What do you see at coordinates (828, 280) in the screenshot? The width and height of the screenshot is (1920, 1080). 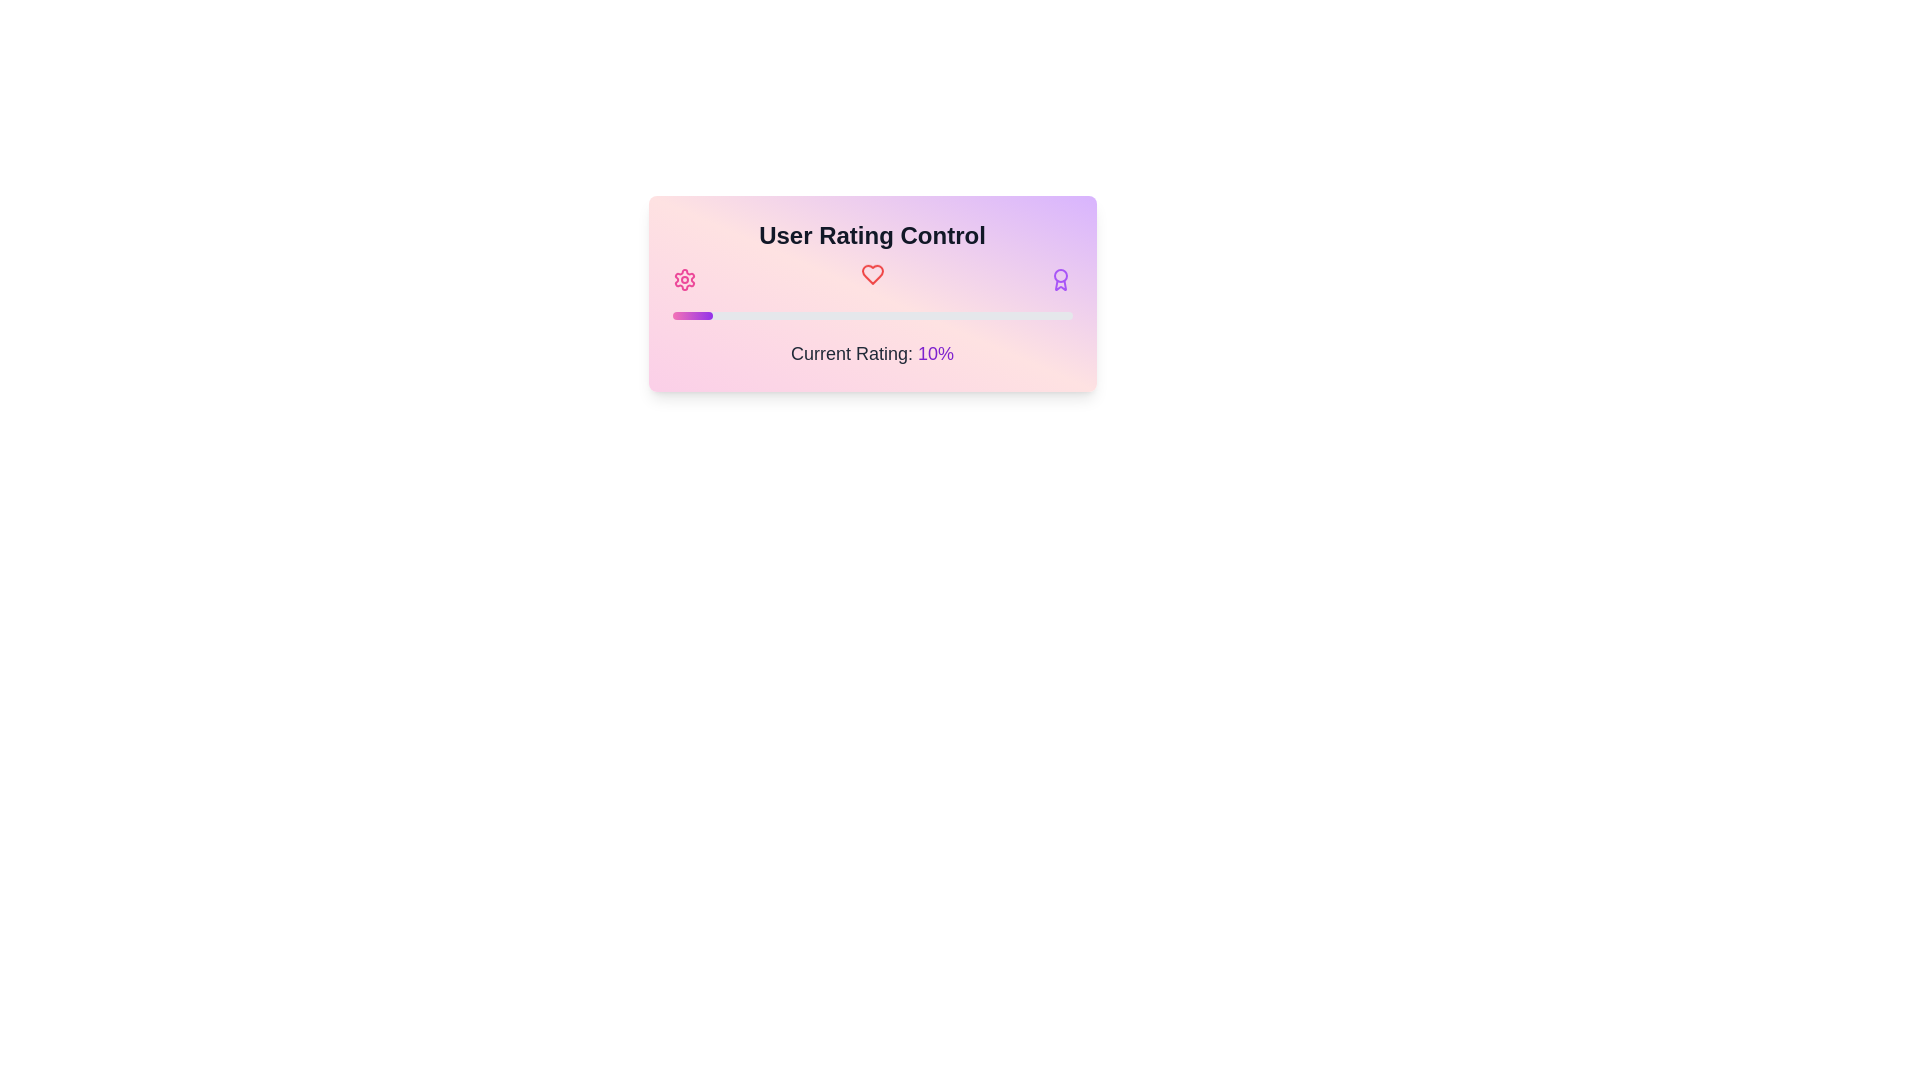 I see `the rating value` at bounding box center [828, 280].